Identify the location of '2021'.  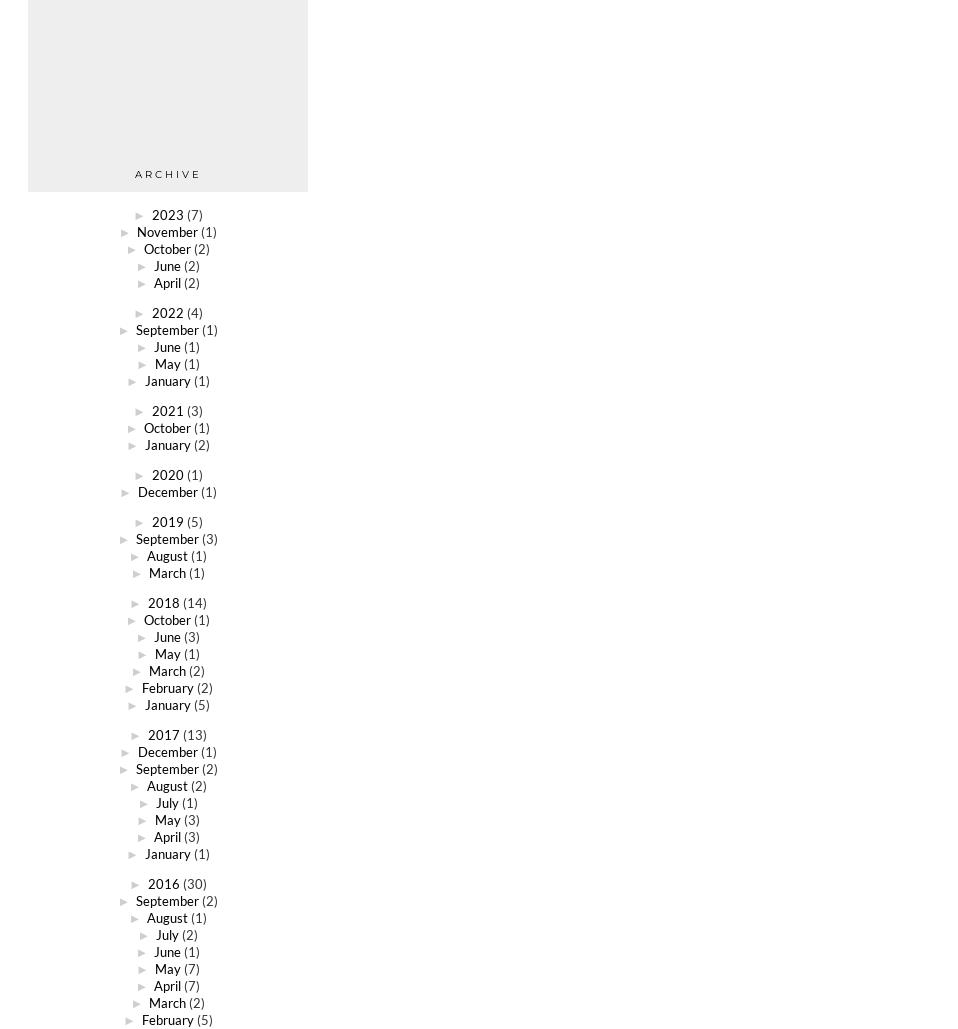
(165, 409).